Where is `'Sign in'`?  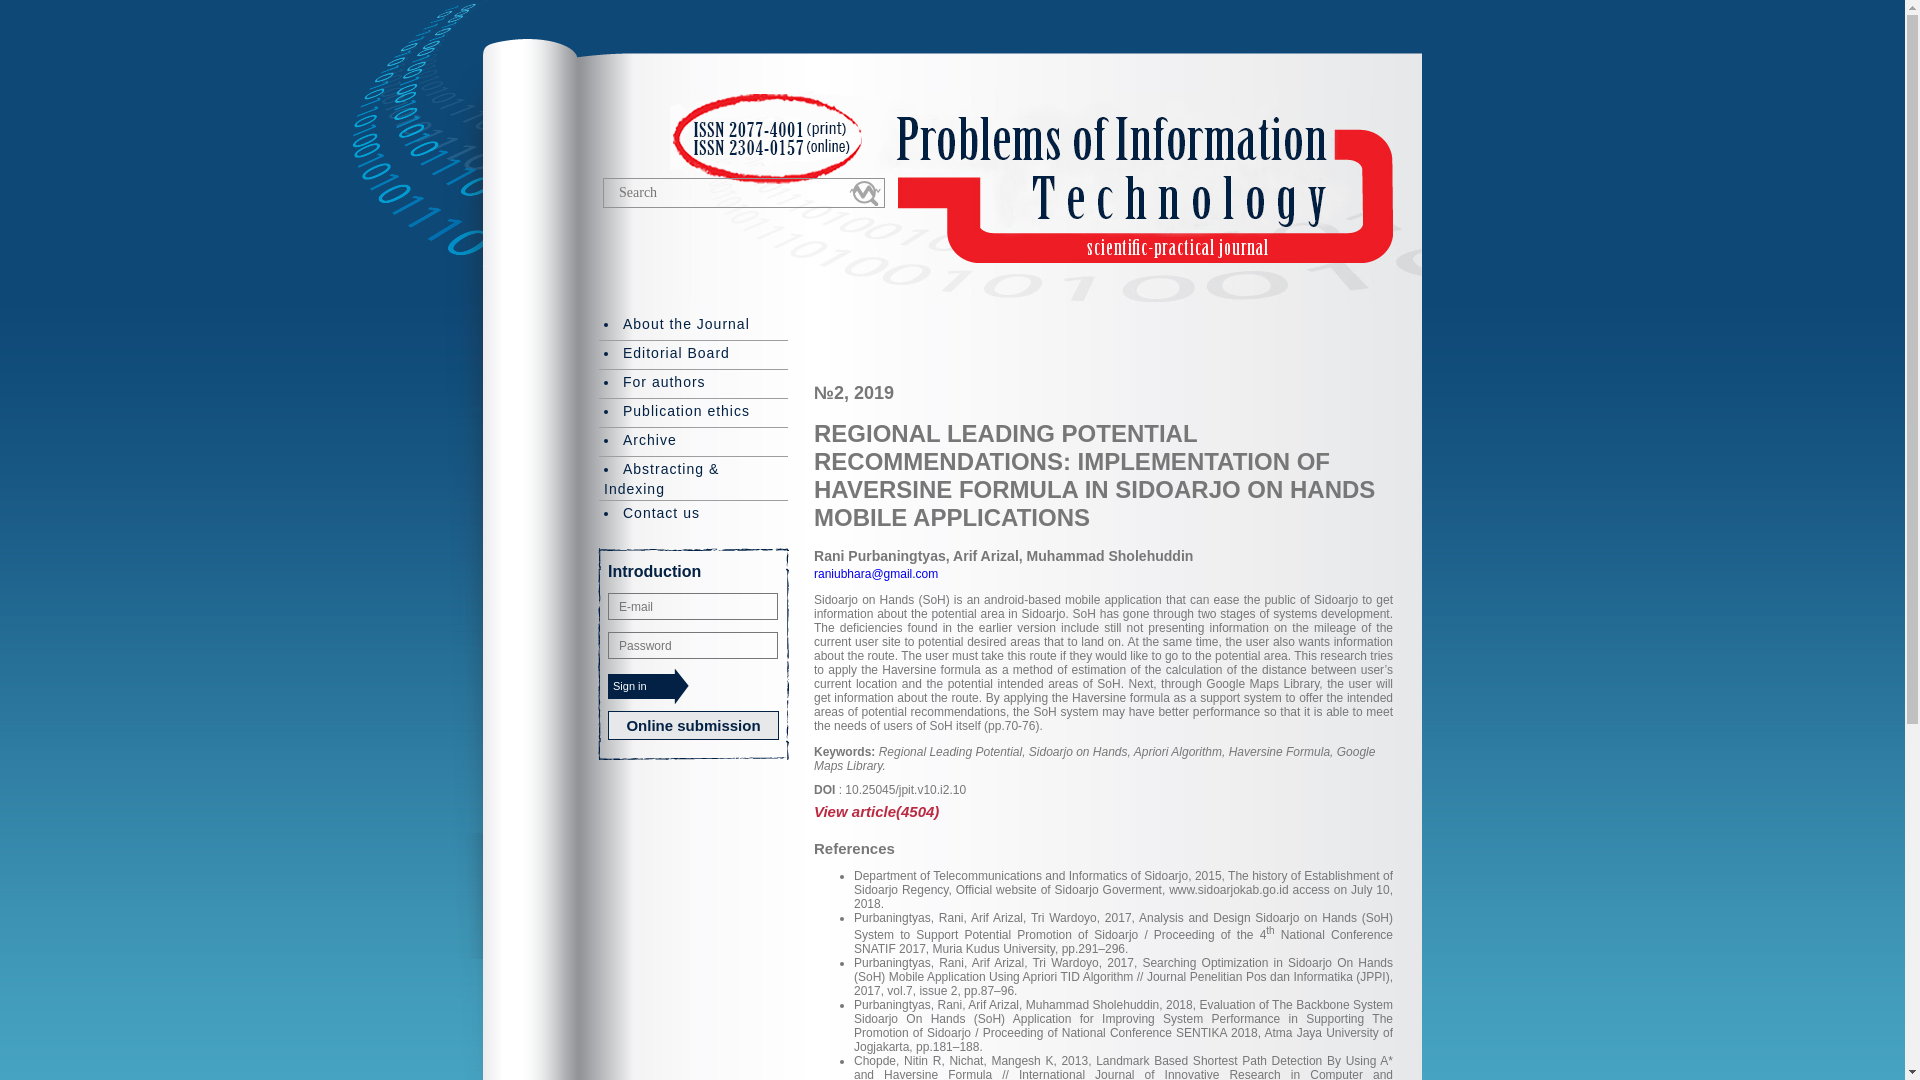 'Sign in' is located at coordinates (648, 685).